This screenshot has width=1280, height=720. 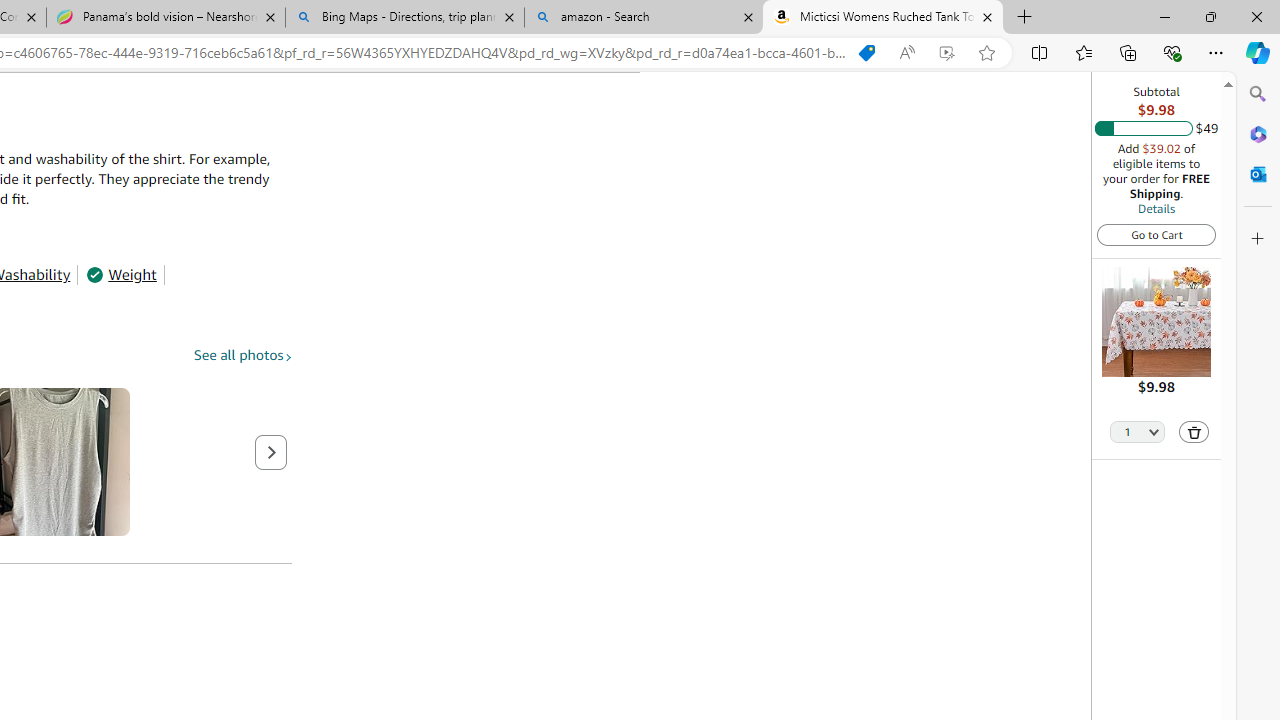 I want to click on 'Customize', so click(x=1257, y=238).